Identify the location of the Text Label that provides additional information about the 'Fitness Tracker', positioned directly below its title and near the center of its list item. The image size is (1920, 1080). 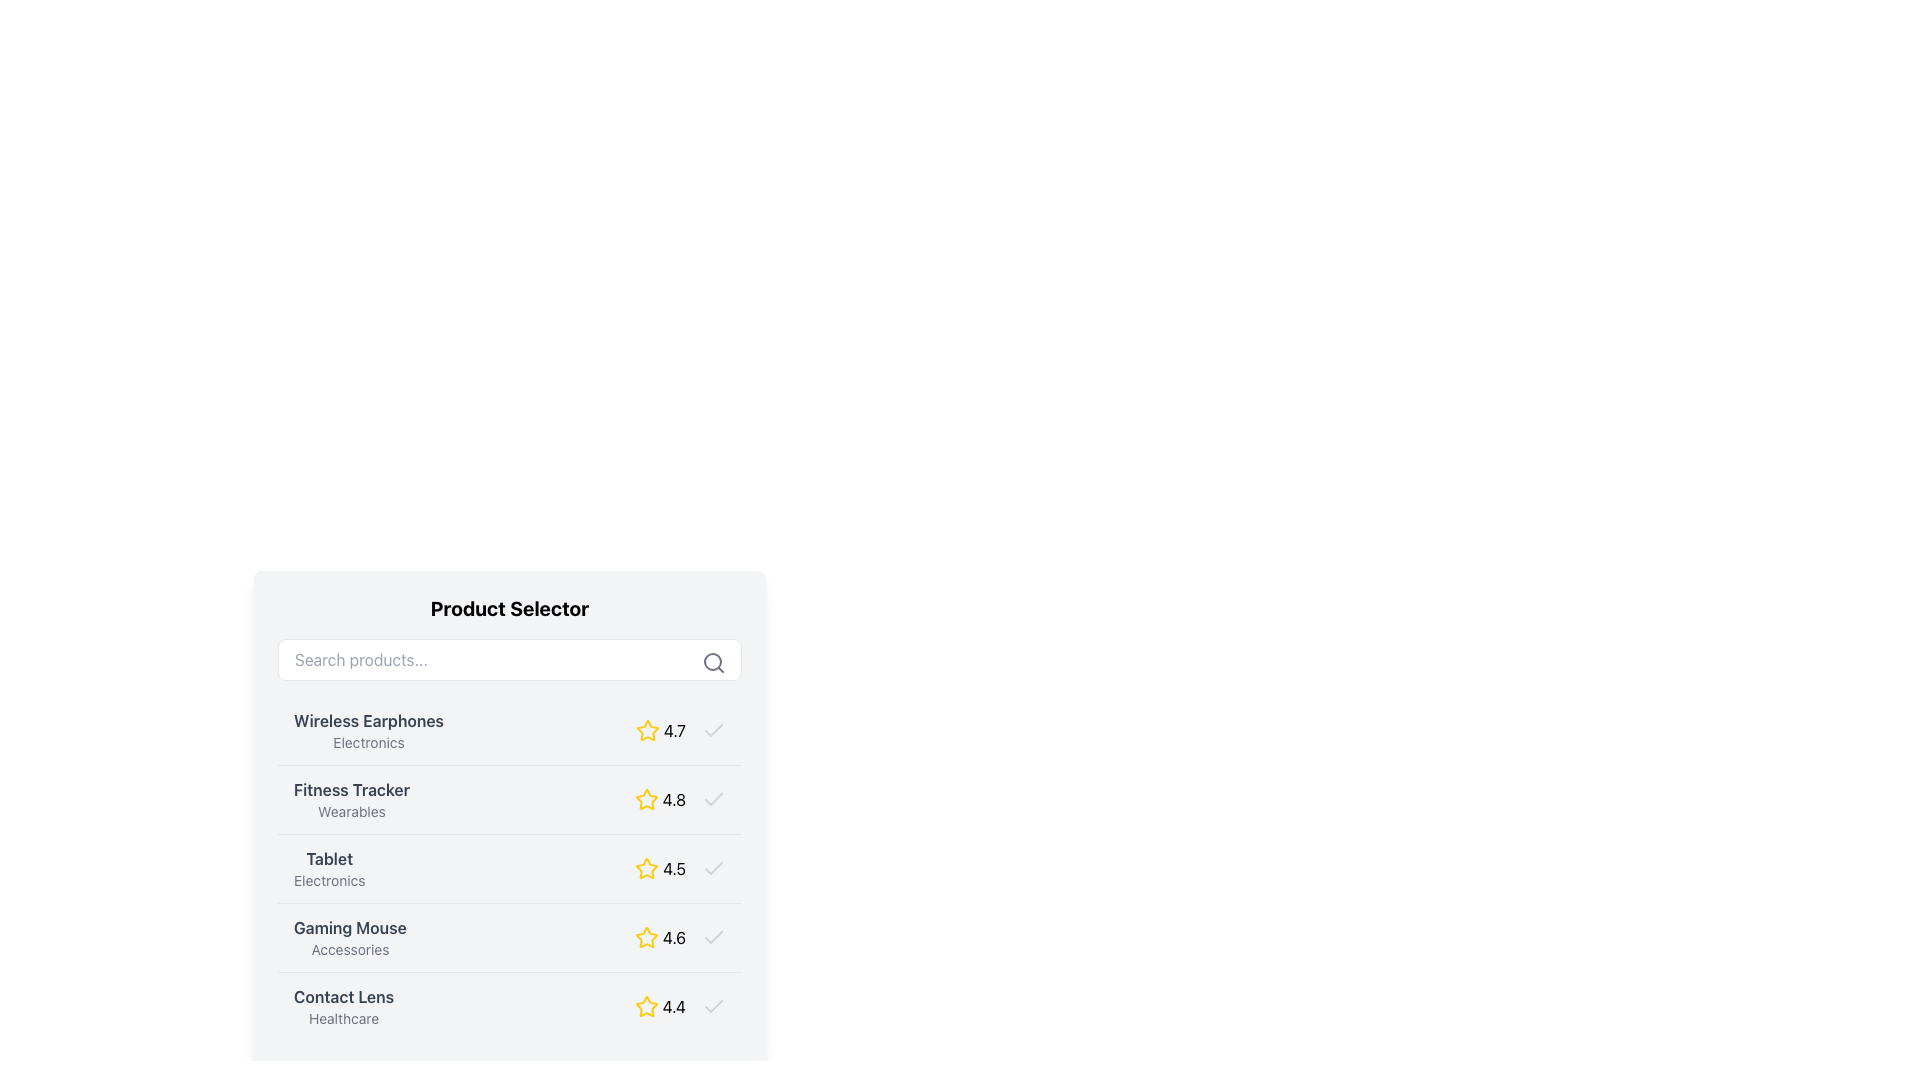
(351, 812).